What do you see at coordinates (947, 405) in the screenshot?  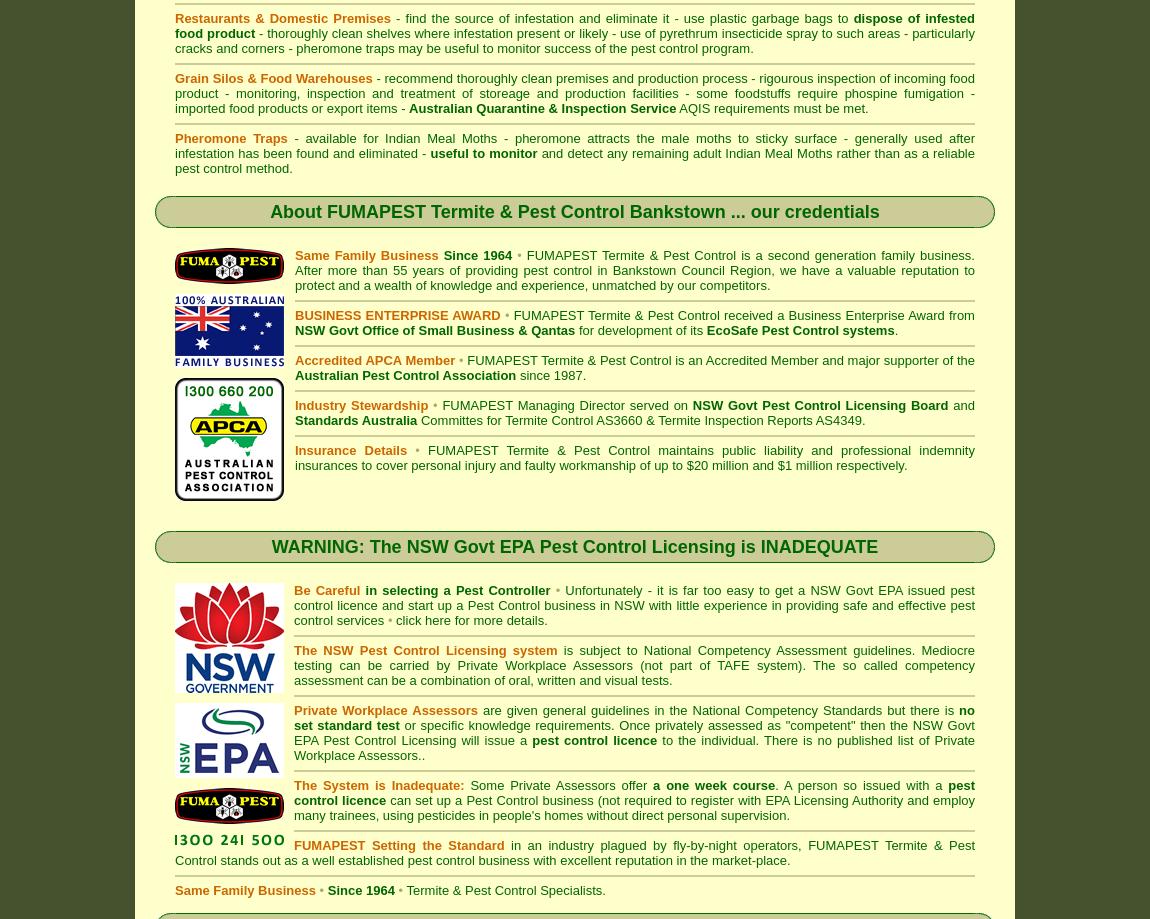 I see `'and'` at bounding box center [947, 405].